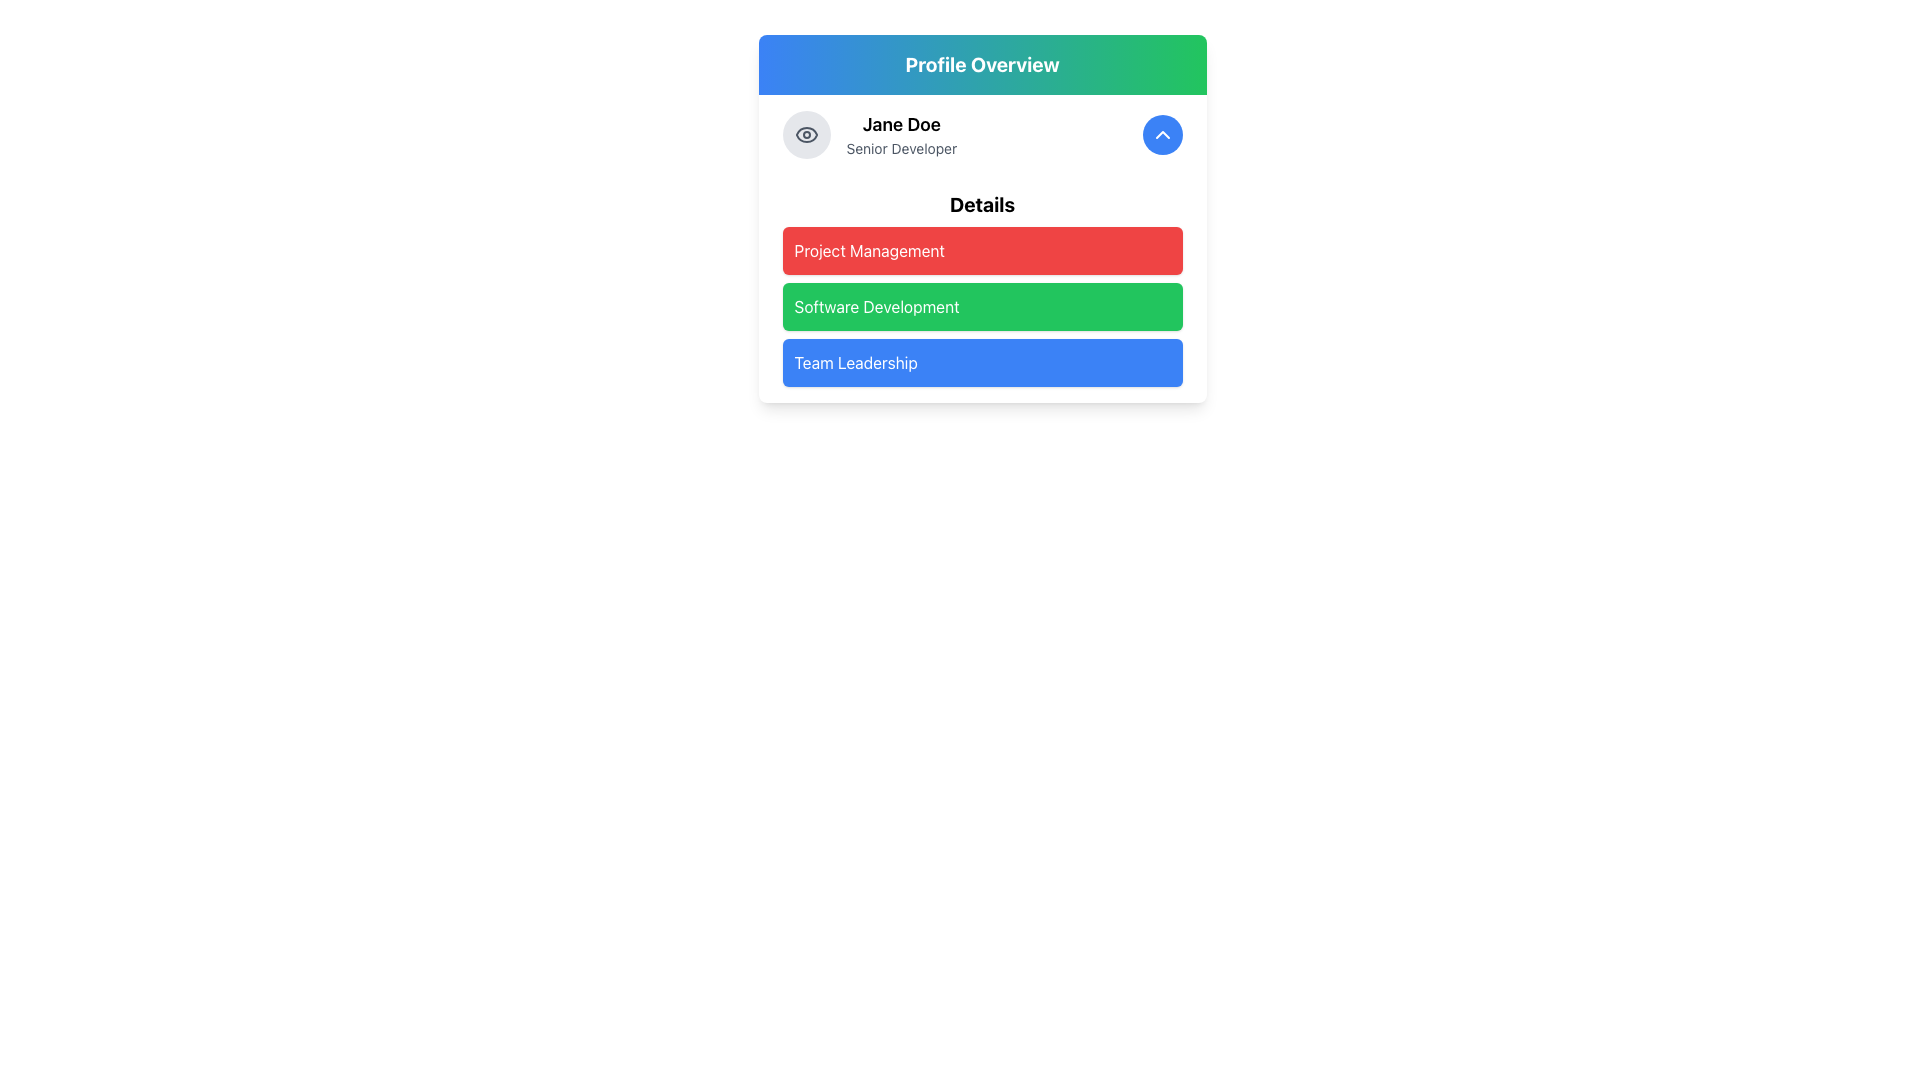 This screenshot has width=1920, height=1080. Describe the element at coordinates (1162, 135) in the screenshot. I see `the circular blue button with an upward-pointing arrow chevron icon` at that location.